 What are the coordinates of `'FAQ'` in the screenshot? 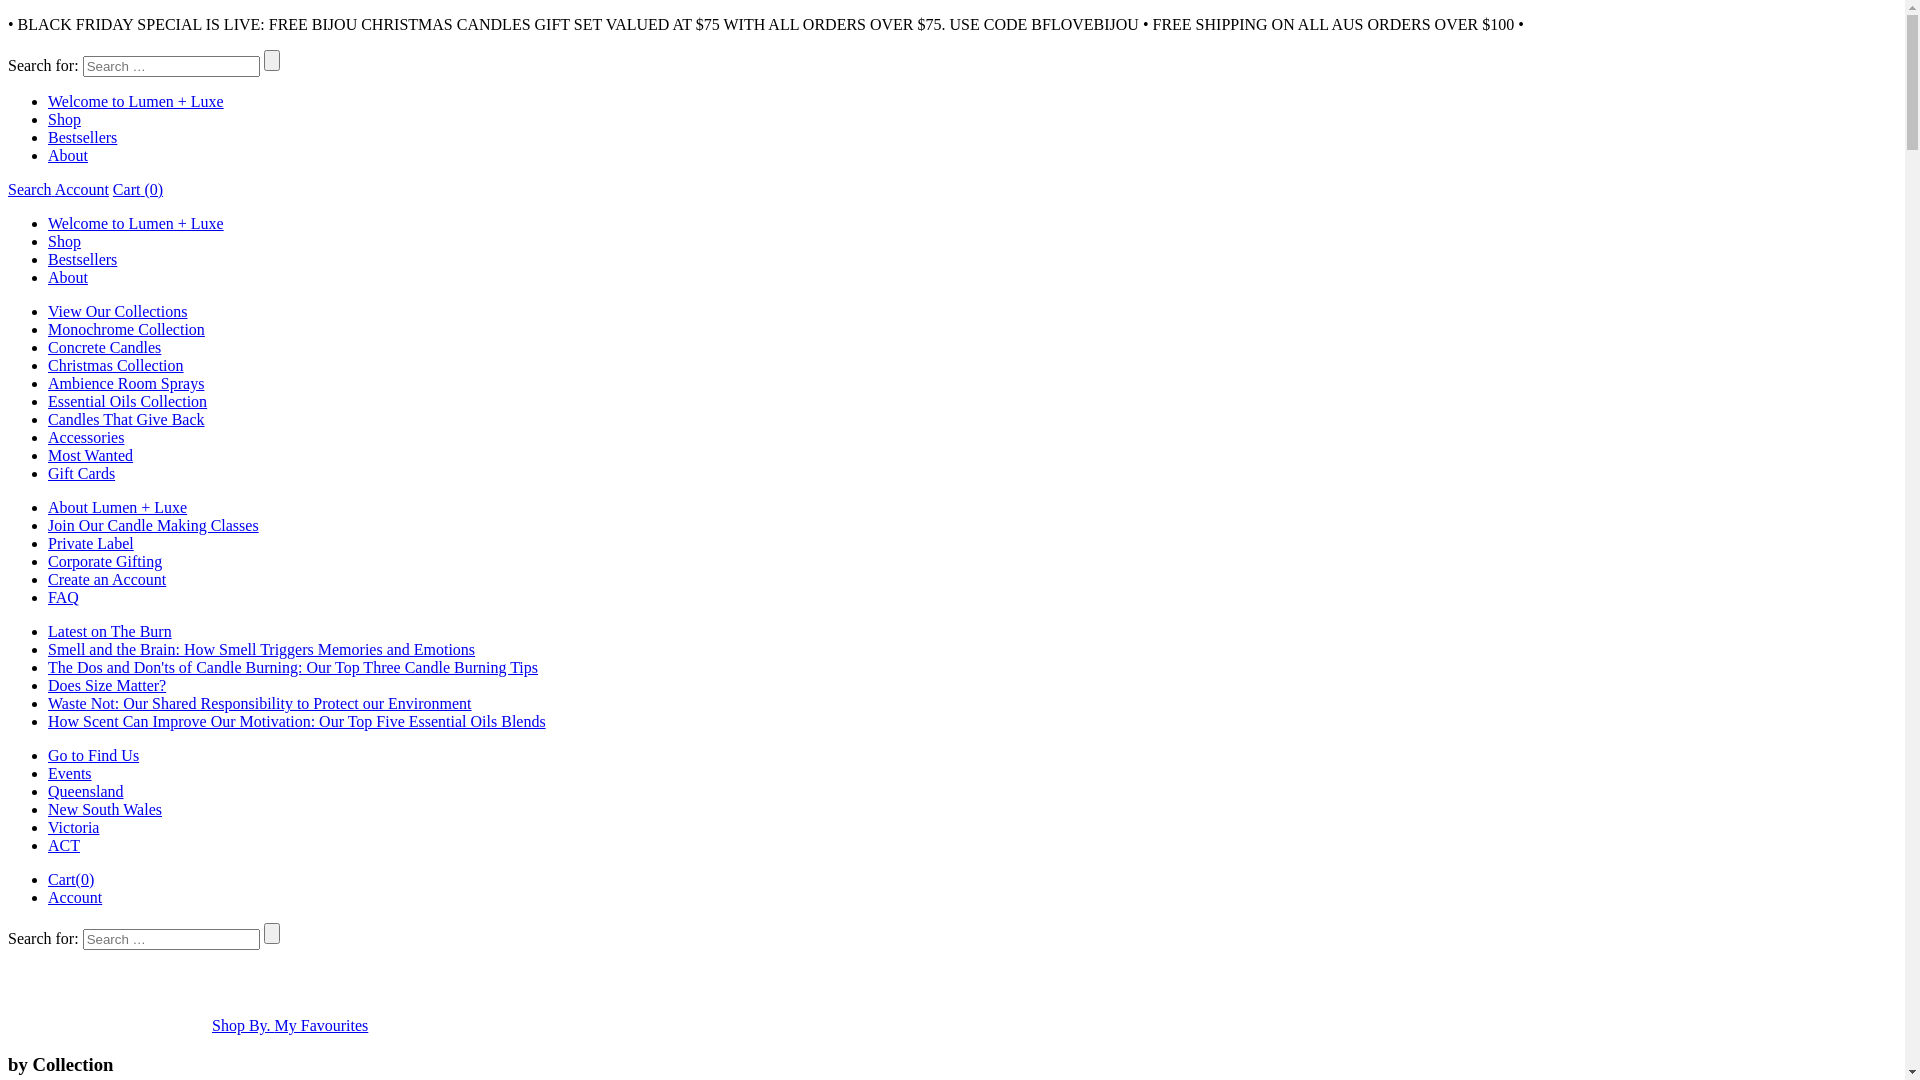 It's located at (63, 596).